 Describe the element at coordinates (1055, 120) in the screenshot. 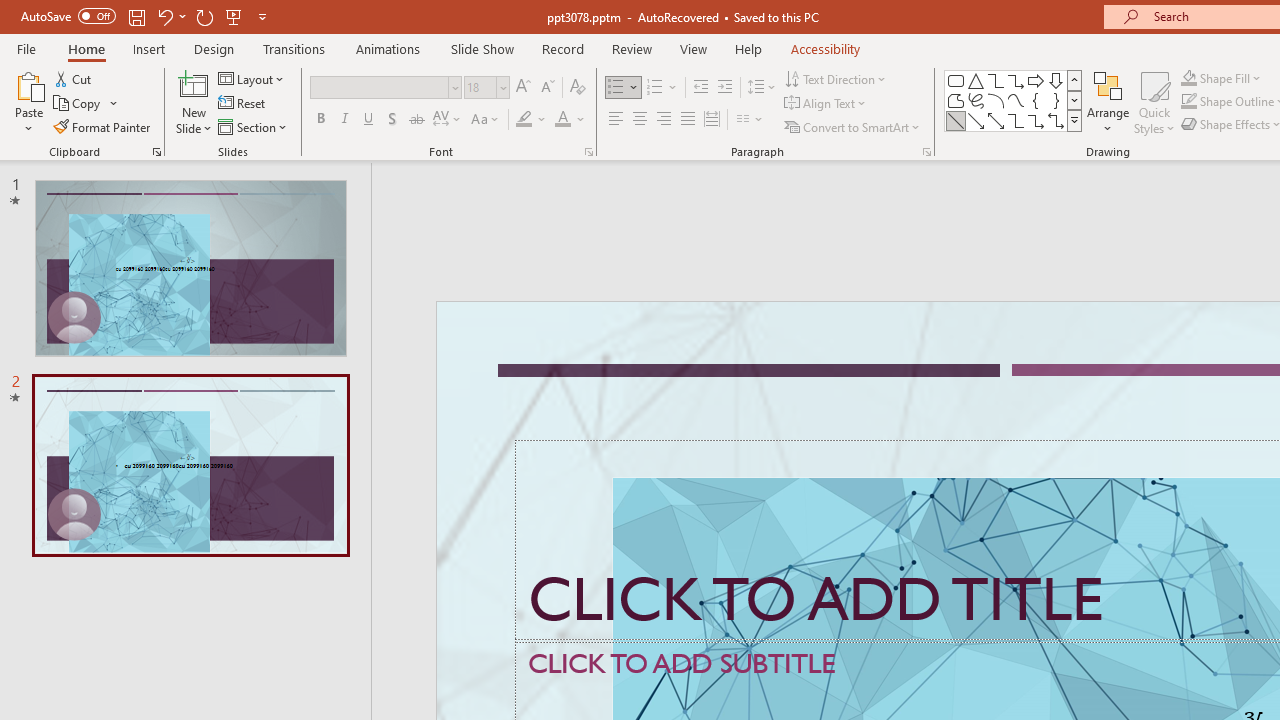

I see `'Connector: Elbow Double-Arrow'` at that location.